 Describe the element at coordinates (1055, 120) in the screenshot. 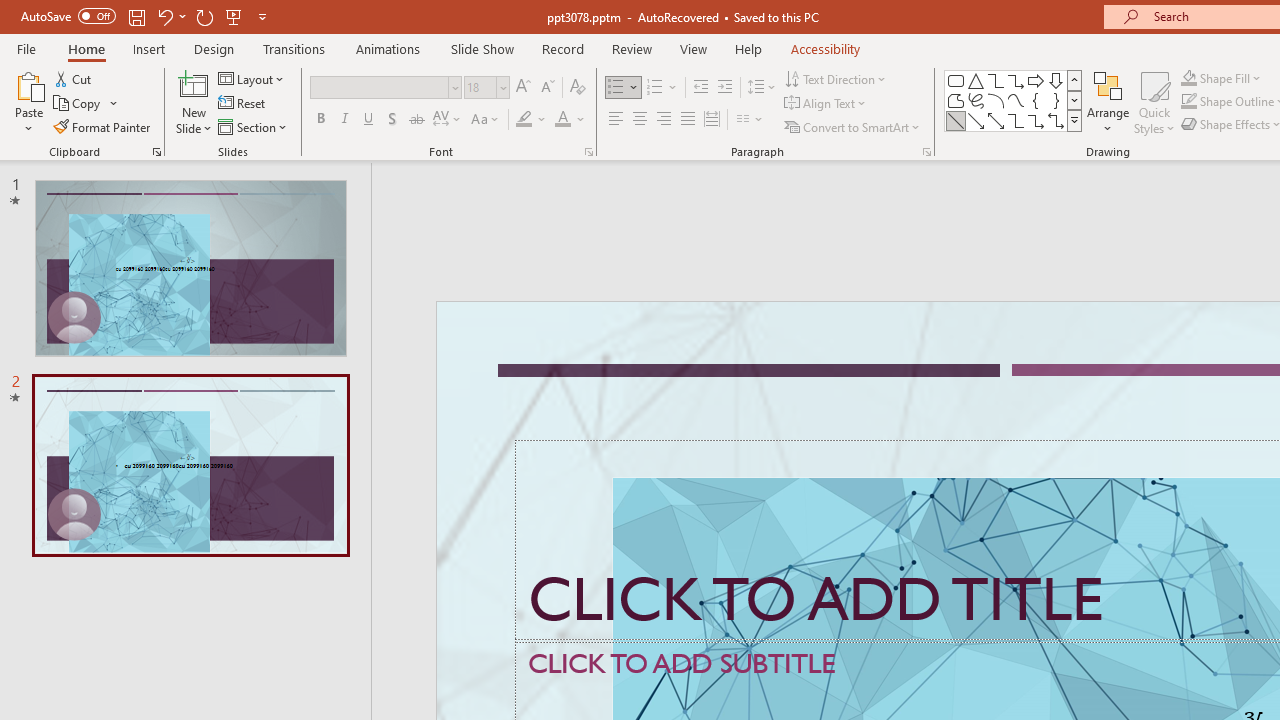

I see `'Connector: Elbow Double-Arrow'` at that location.